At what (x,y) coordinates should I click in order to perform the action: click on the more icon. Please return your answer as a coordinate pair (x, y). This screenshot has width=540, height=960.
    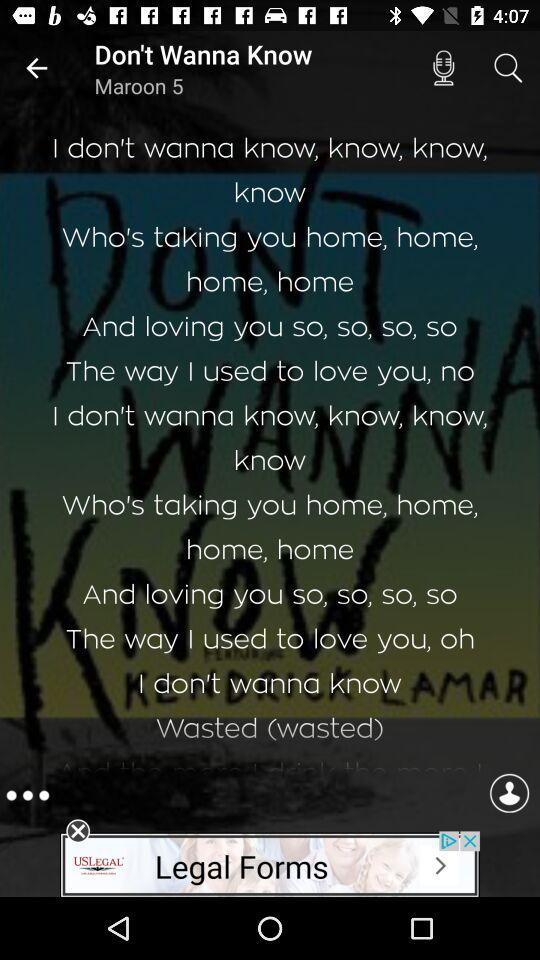
    Looking at the image, I should click on (26, 796).